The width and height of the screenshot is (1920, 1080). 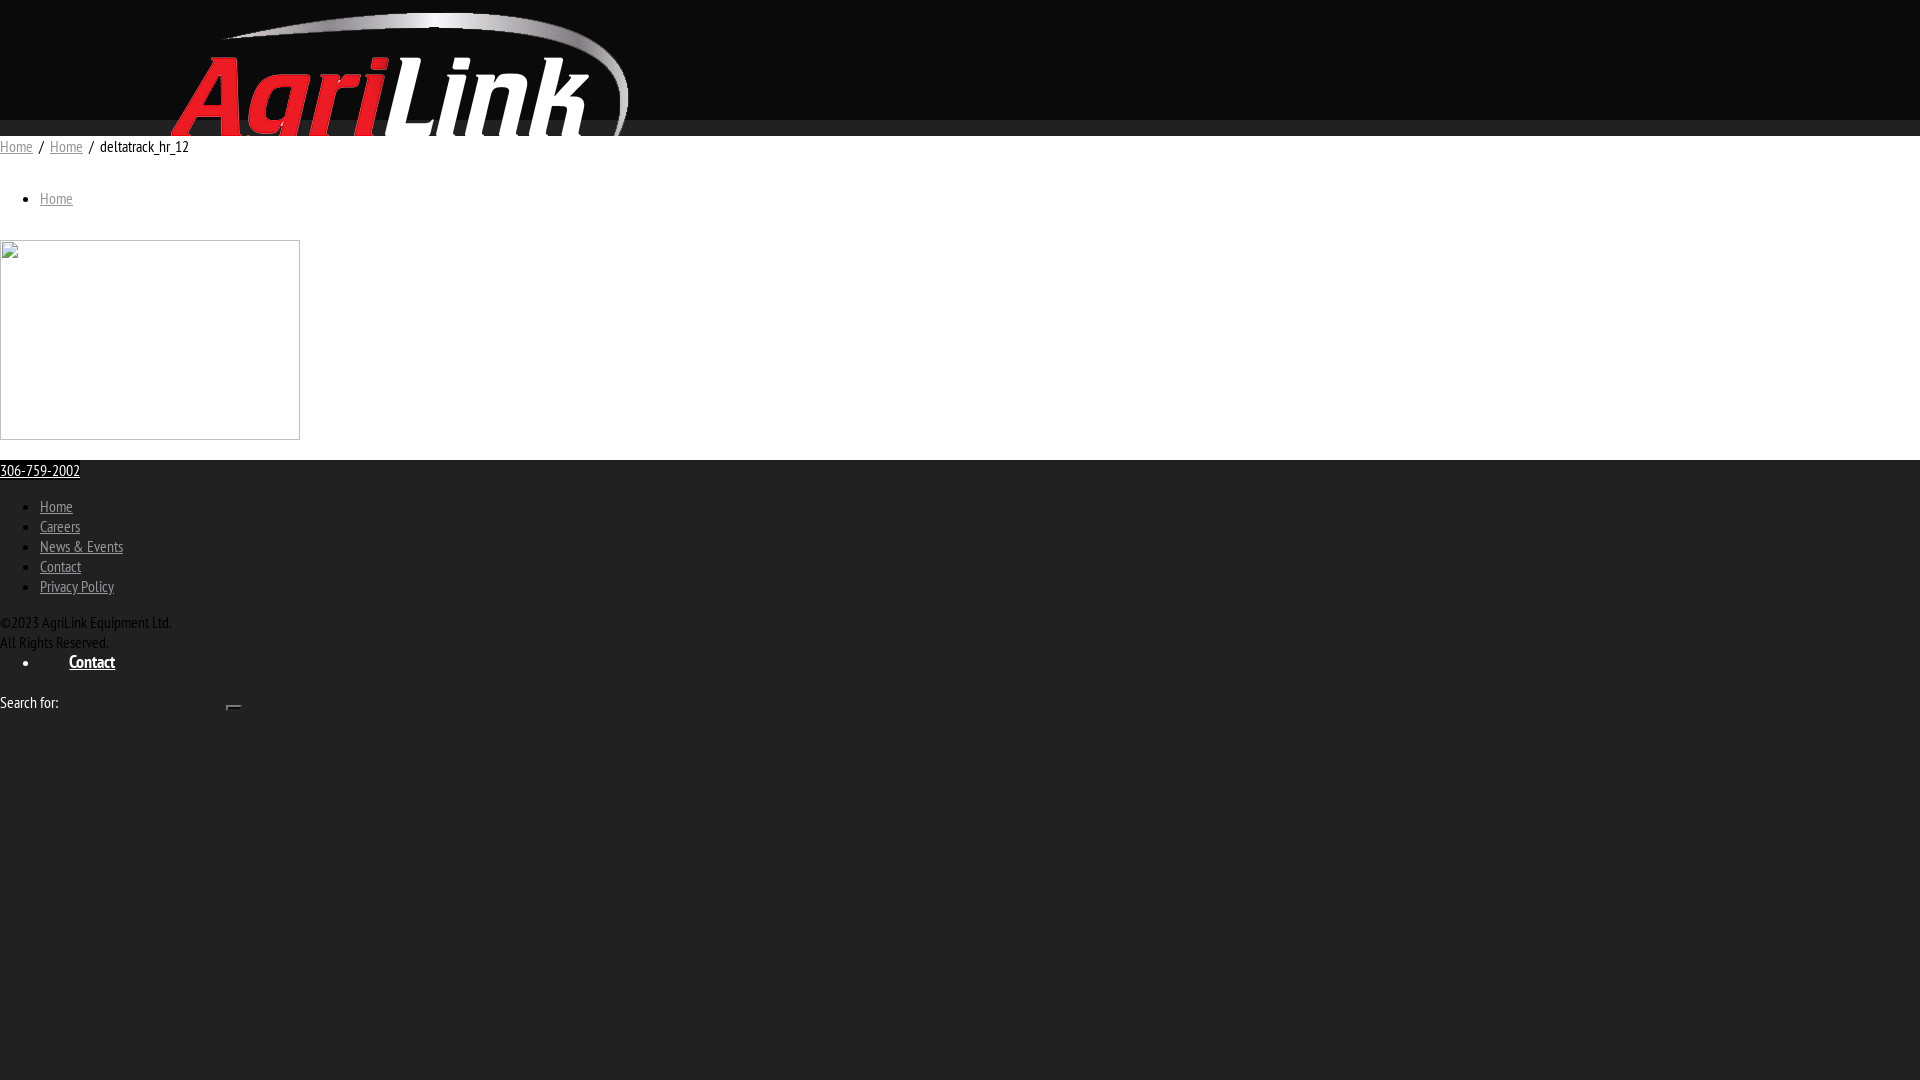 I want to click on 'Search', so click(x=234, y=707).